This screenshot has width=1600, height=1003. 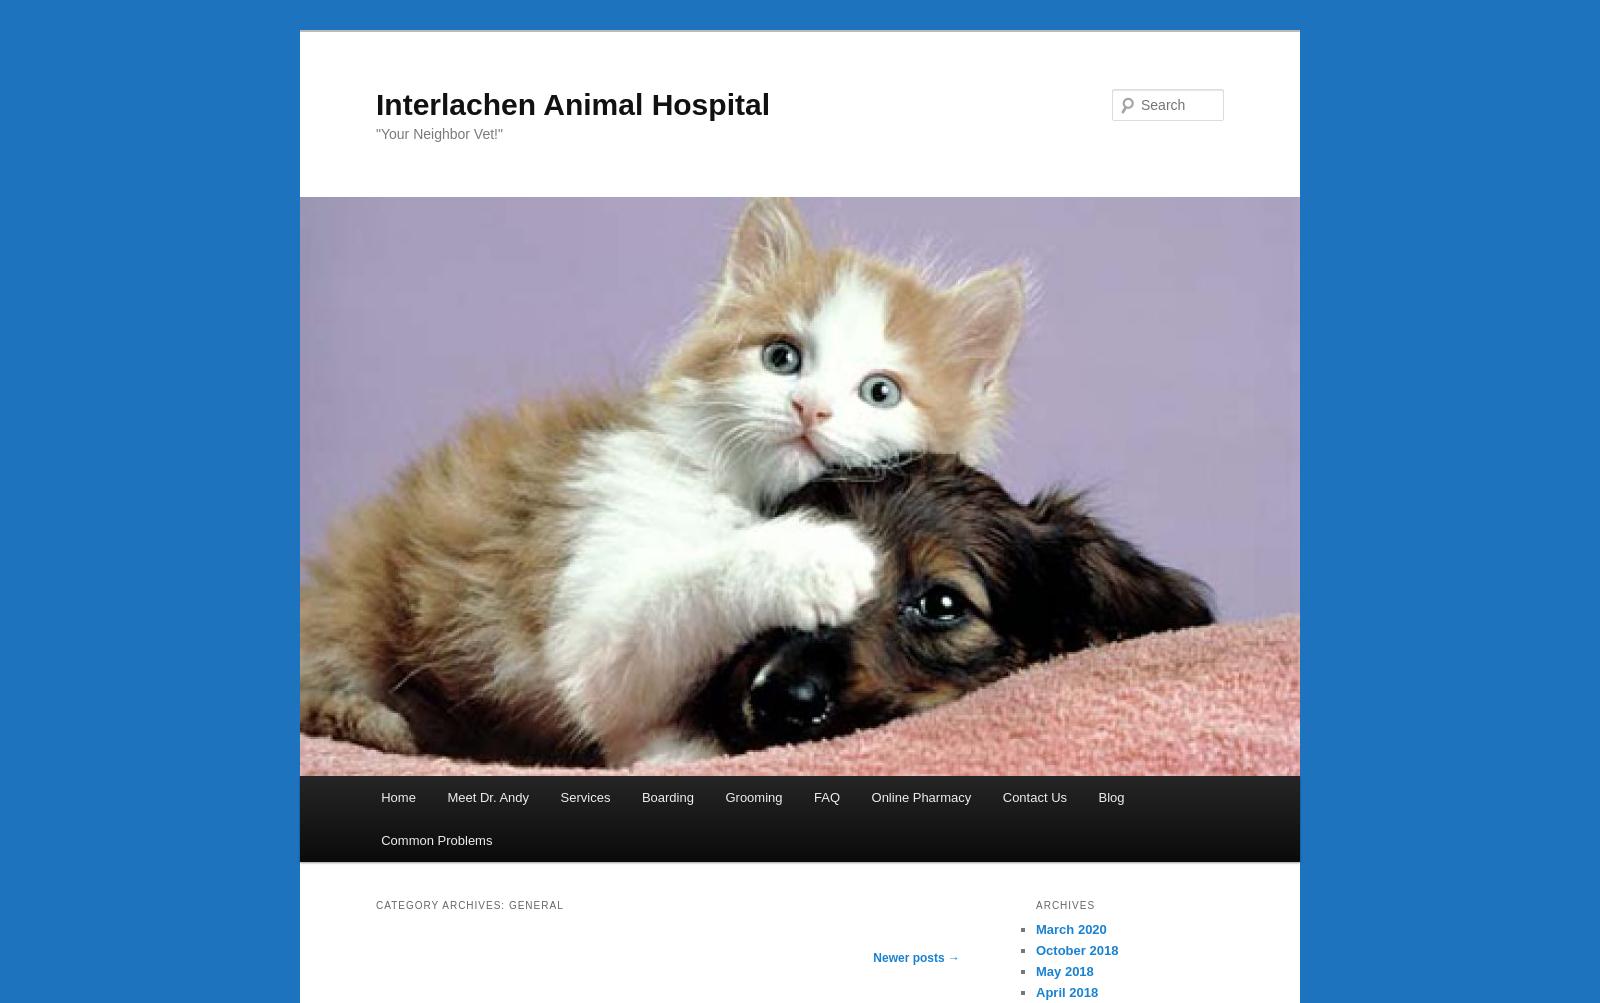 What do you see at coordinates (909, 955) in the screenshot?
I see `'Newer posts'` at bounding box center [909, 955].